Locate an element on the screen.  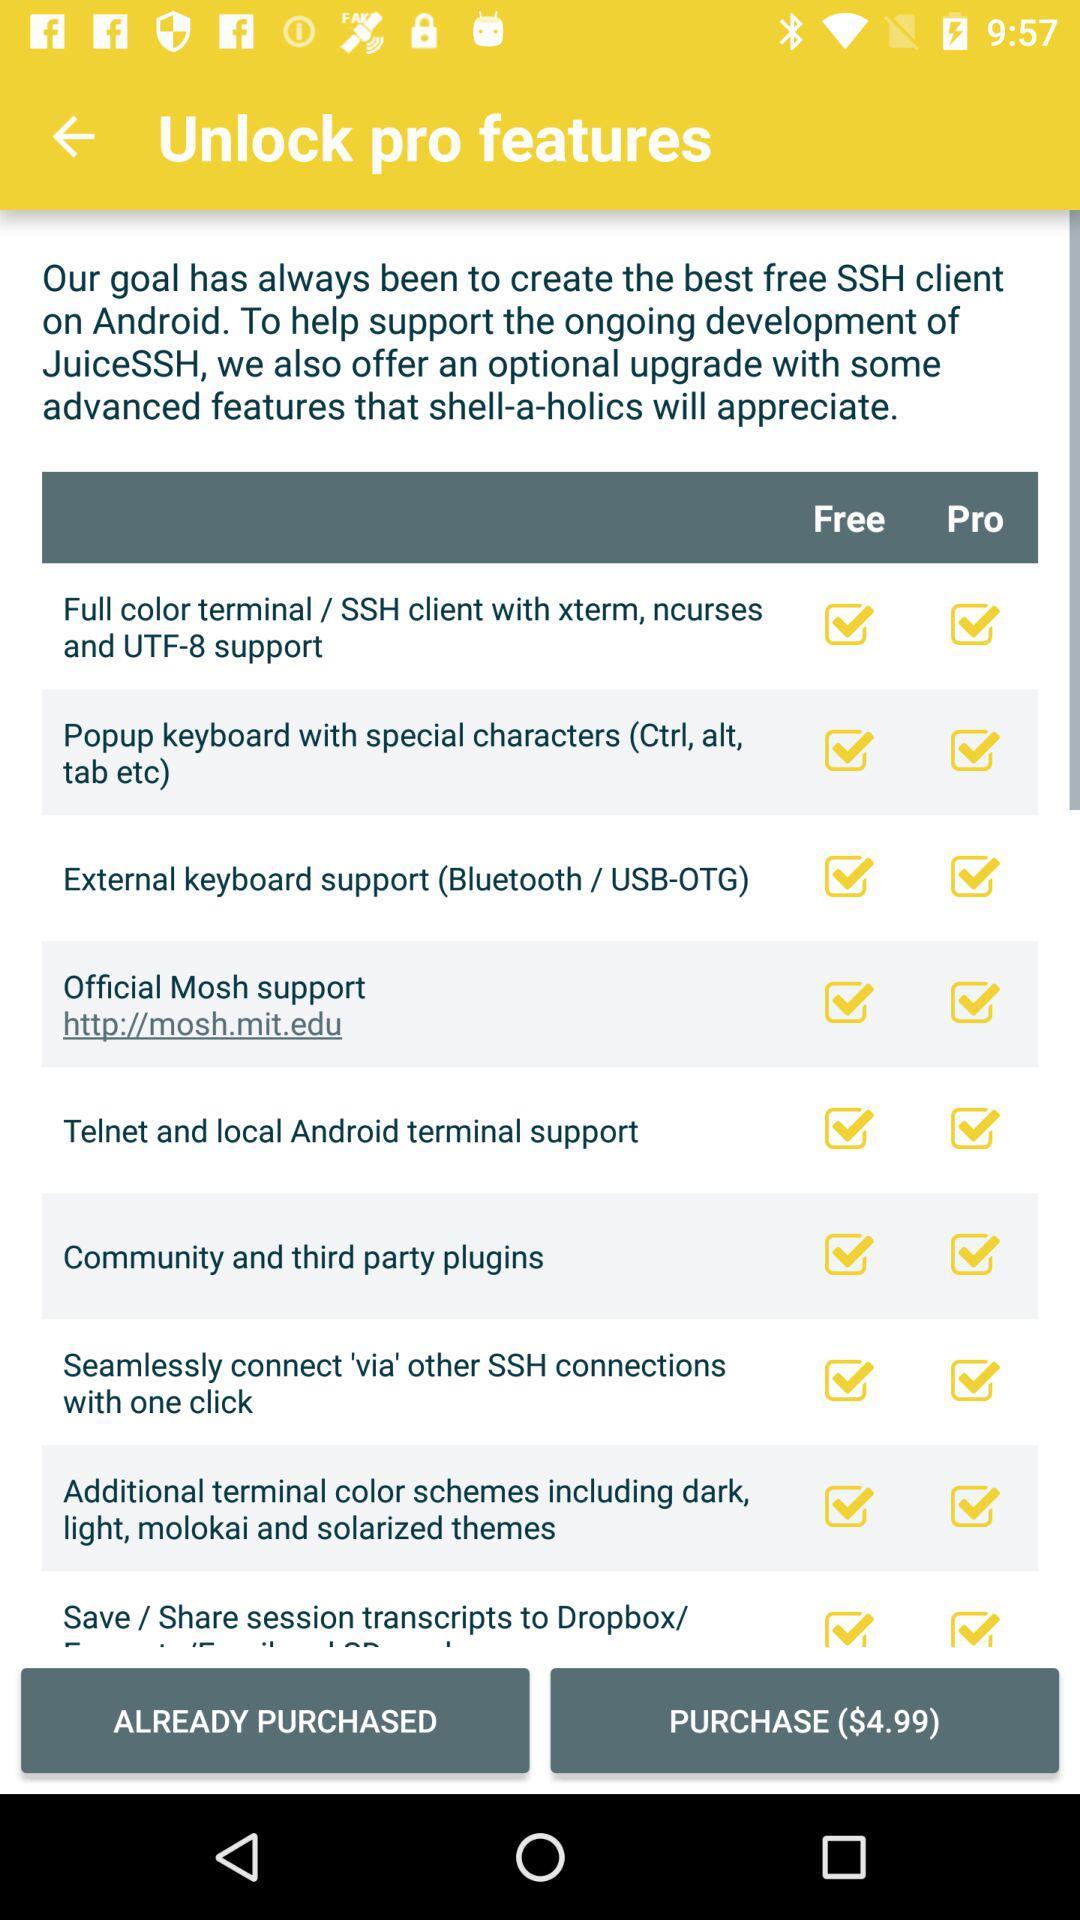
the icon below the save share session item is located at coordinates (275, 1719).